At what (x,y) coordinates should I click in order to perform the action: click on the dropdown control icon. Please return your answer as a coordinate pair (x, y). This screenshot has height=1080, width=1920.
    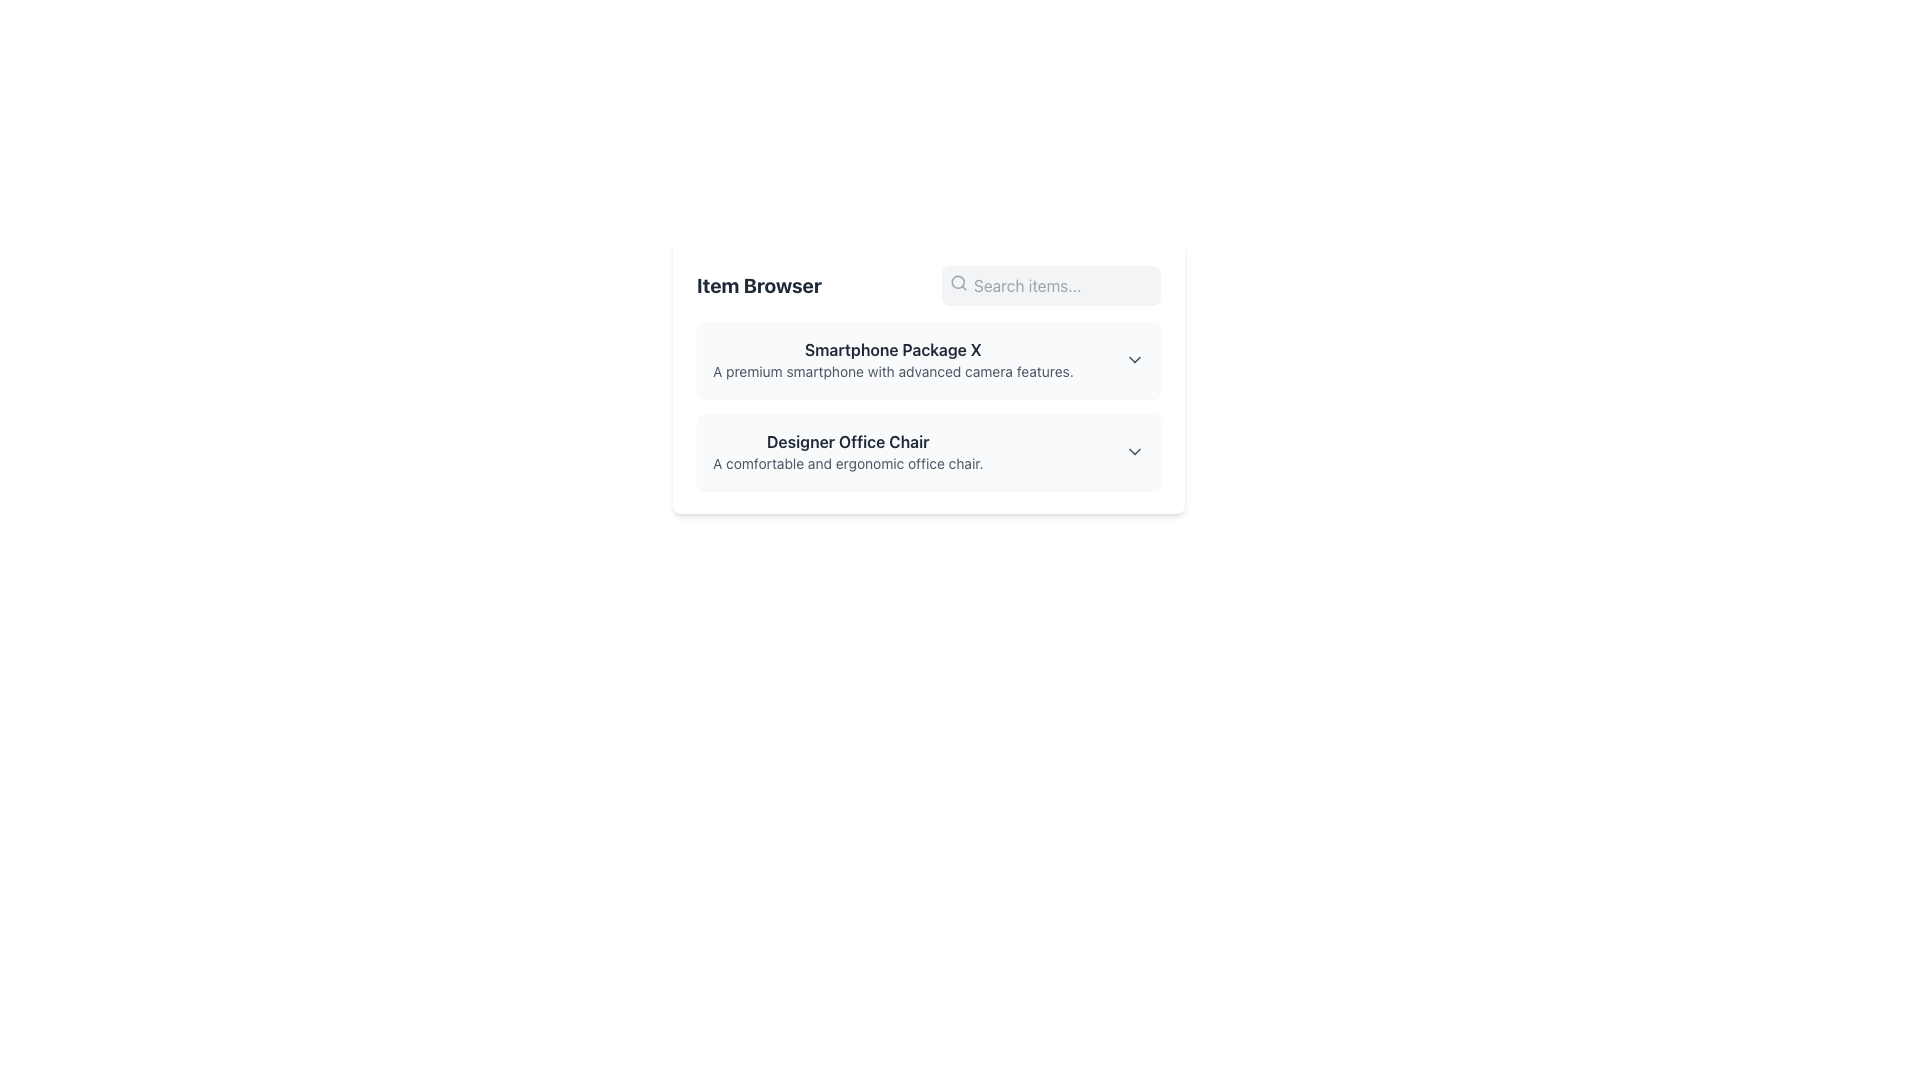
    Looking at the image, I should click on (1134, 358).